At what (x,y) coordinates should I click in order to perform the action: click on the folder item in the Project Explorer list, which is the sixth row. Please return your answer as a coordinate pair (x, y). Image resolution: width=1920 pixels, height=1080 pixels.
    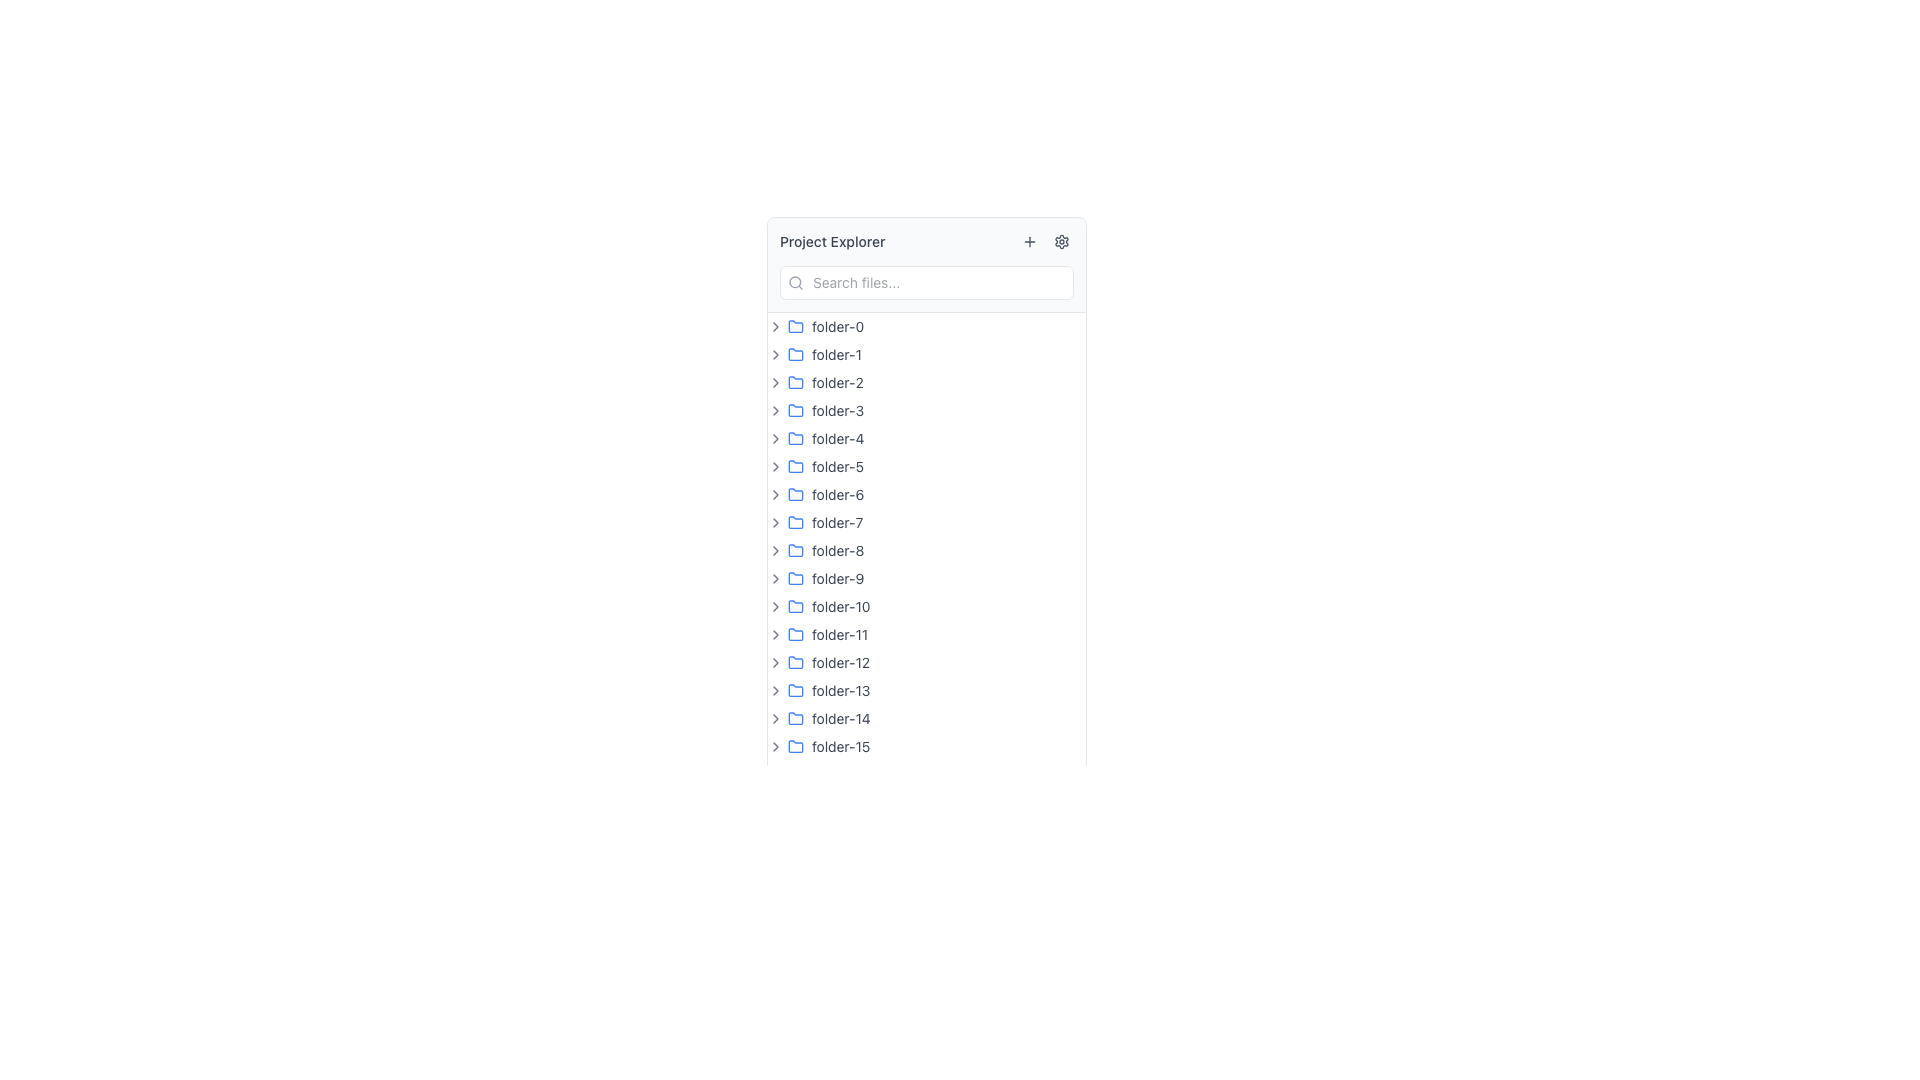
    Looking at the image, I should click on (925, 466).